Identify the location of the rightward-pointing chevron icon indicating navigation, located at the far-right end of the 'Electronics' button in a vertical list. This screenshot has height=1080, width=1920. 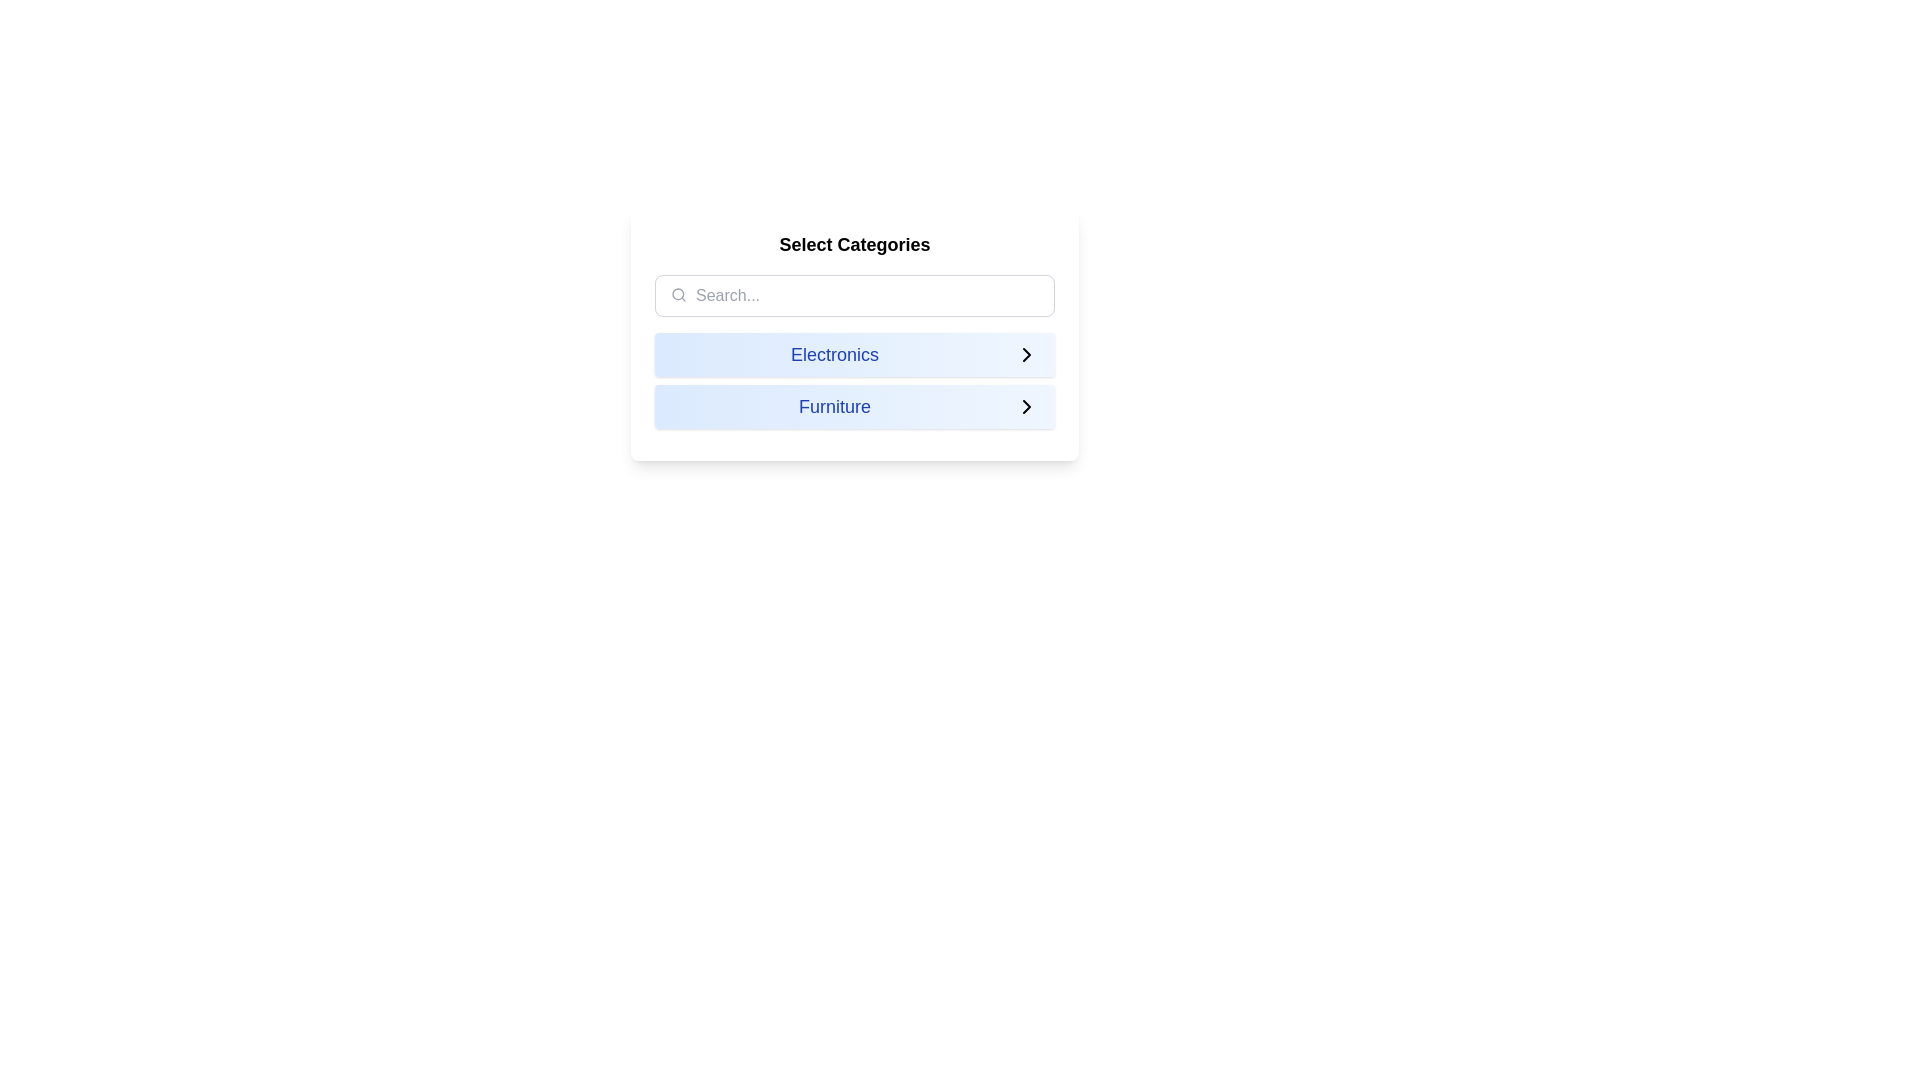
(1027, 353).